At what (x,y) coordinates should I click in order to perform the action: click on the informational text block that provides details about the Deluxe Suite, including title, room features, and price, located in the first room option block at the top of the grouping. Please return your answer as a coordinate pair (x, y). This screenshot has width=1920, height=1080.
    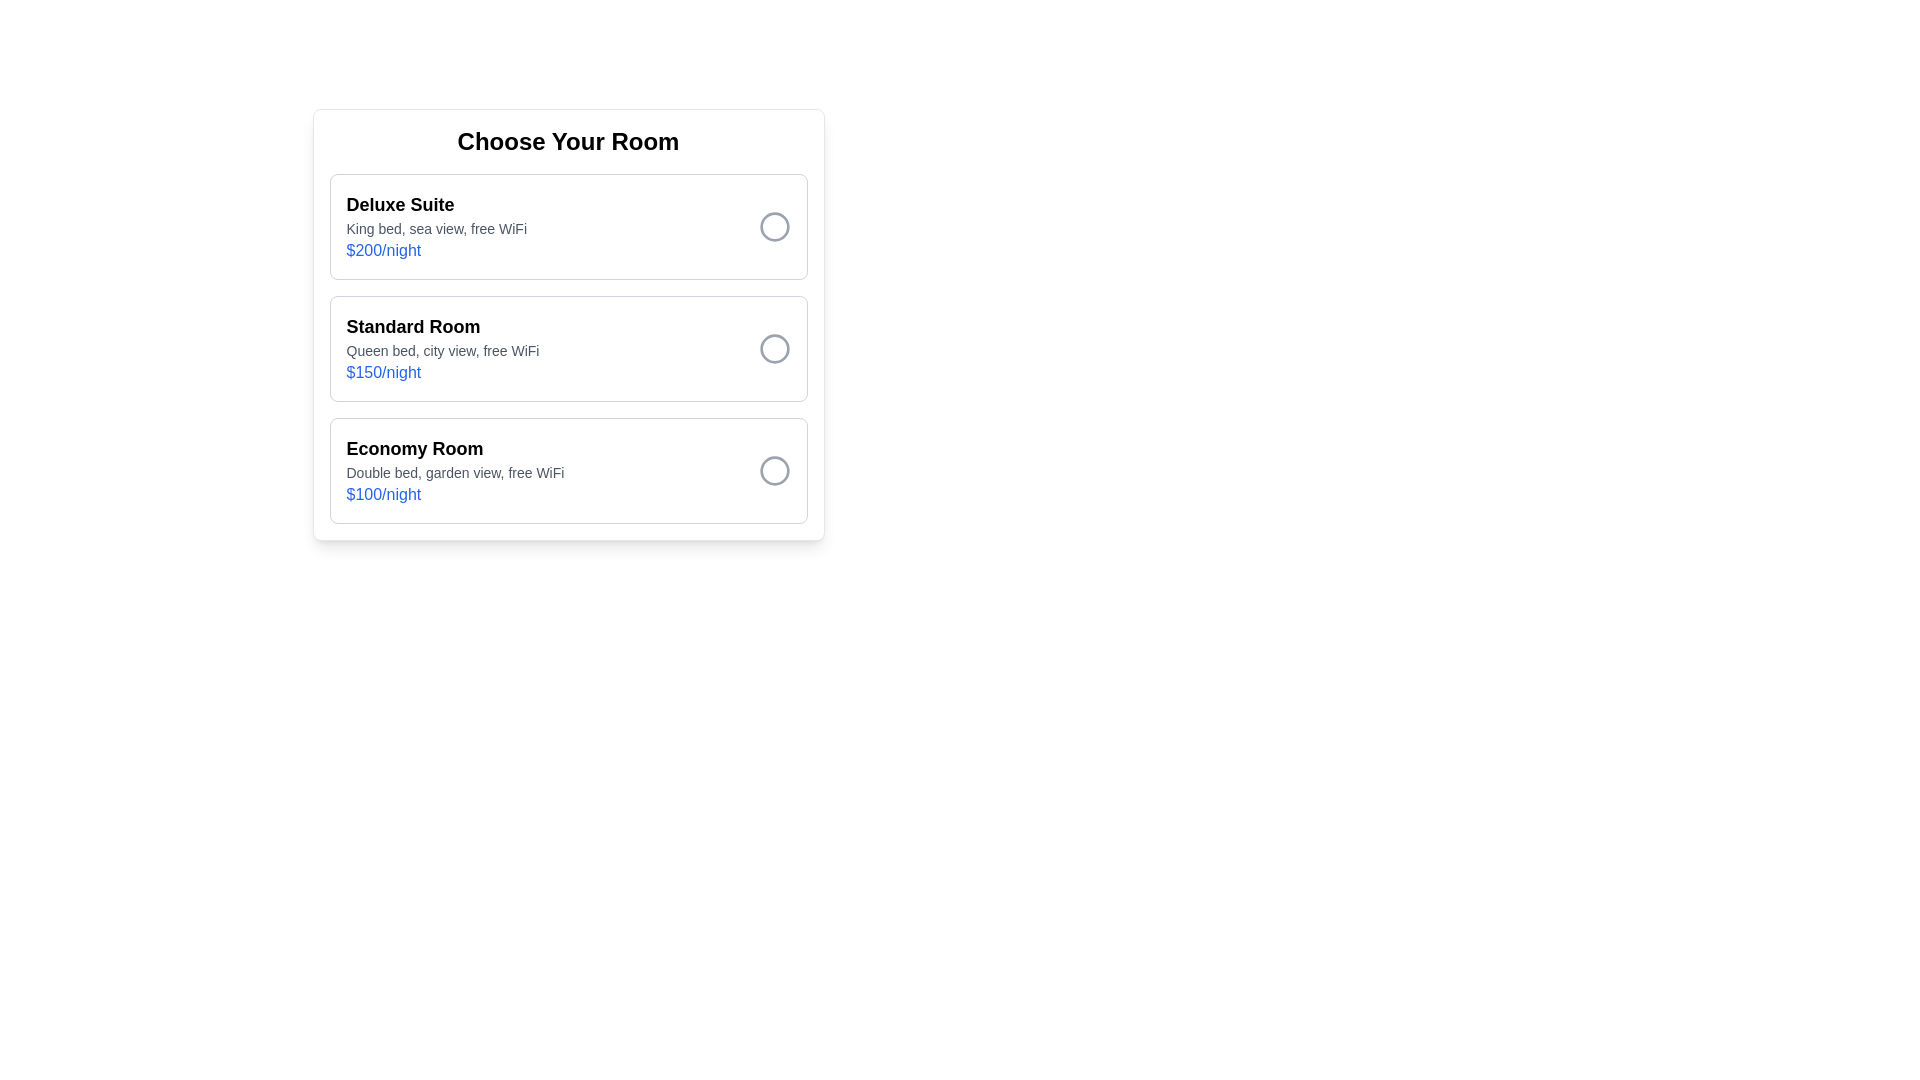
    Looking at the image, I should click on (435, 226).